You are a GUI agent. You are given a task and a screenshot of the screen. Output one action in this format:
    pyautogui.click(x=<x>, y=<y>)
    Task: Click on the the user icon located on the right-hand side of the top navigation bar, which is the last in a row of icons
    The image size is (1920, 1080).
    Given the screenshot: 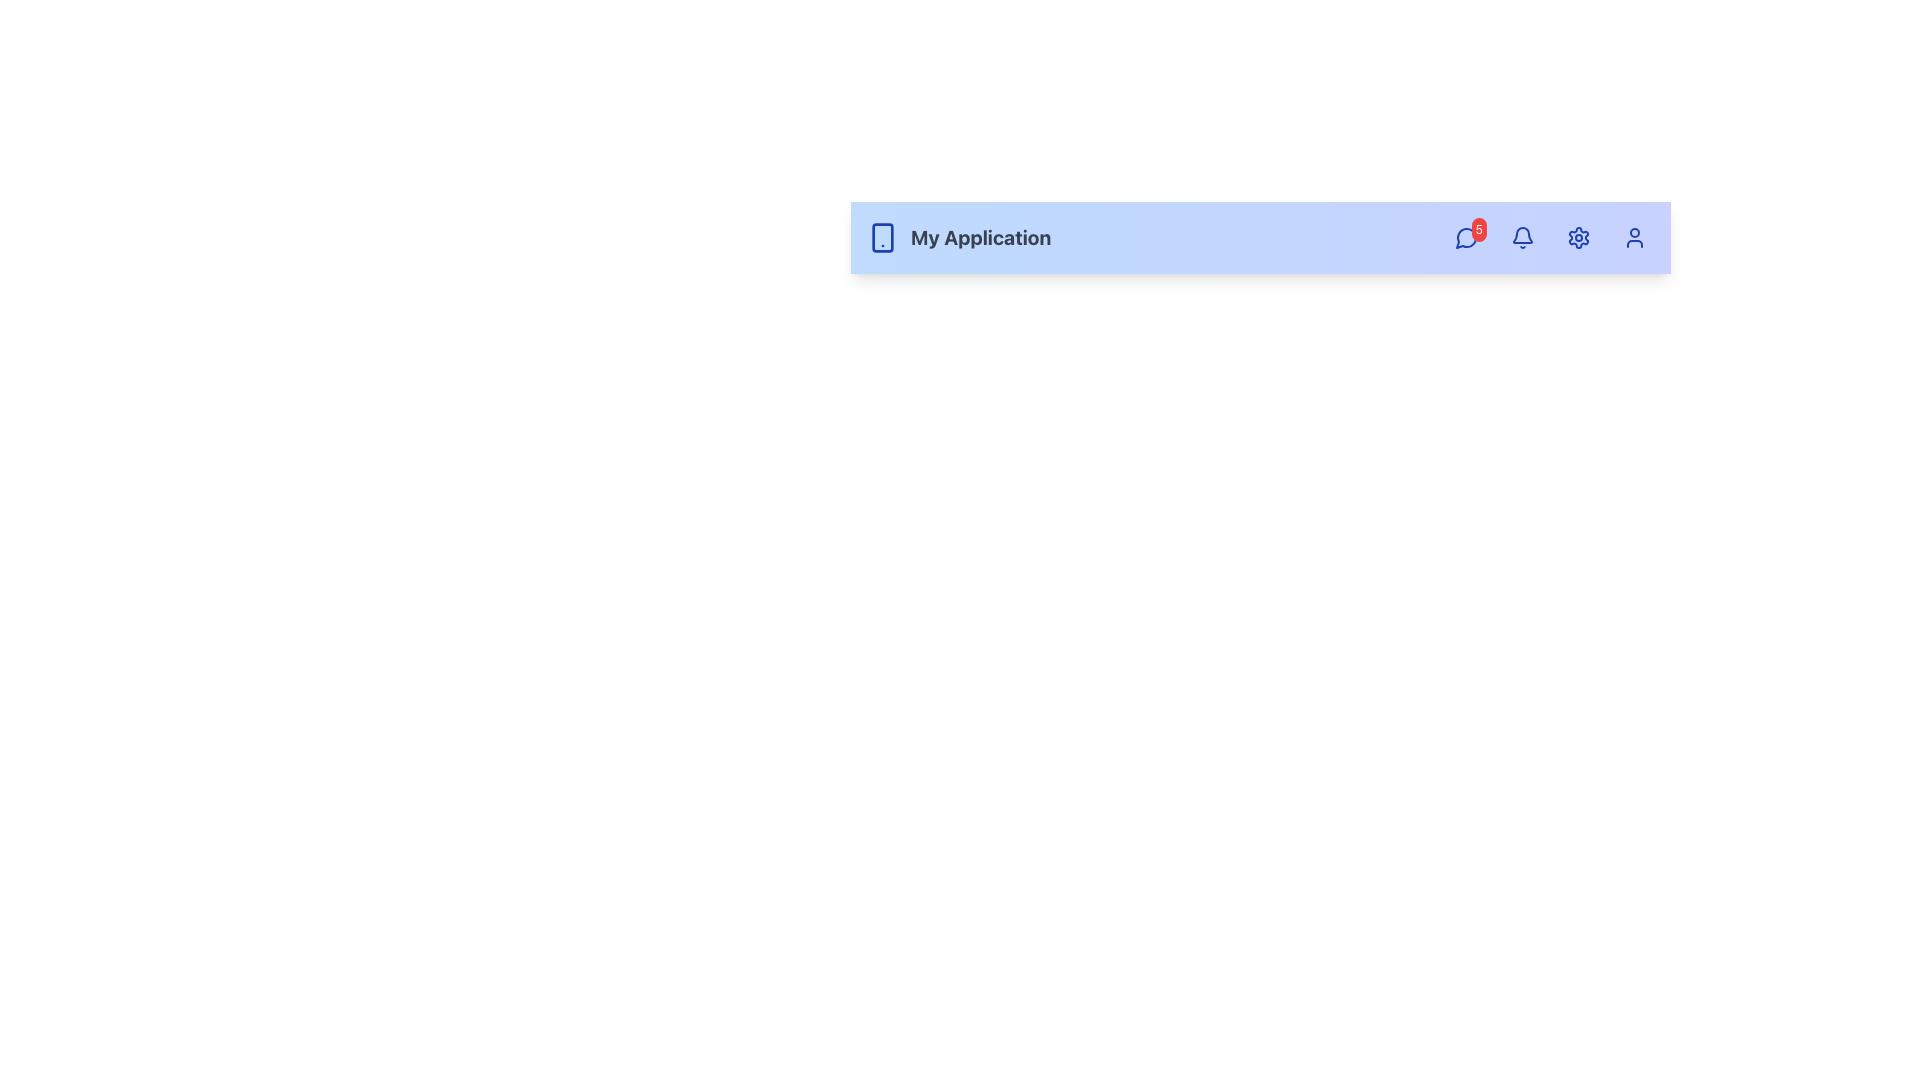 What is the action you would take?
    pyautogui.click(x=1635, y=237)
    